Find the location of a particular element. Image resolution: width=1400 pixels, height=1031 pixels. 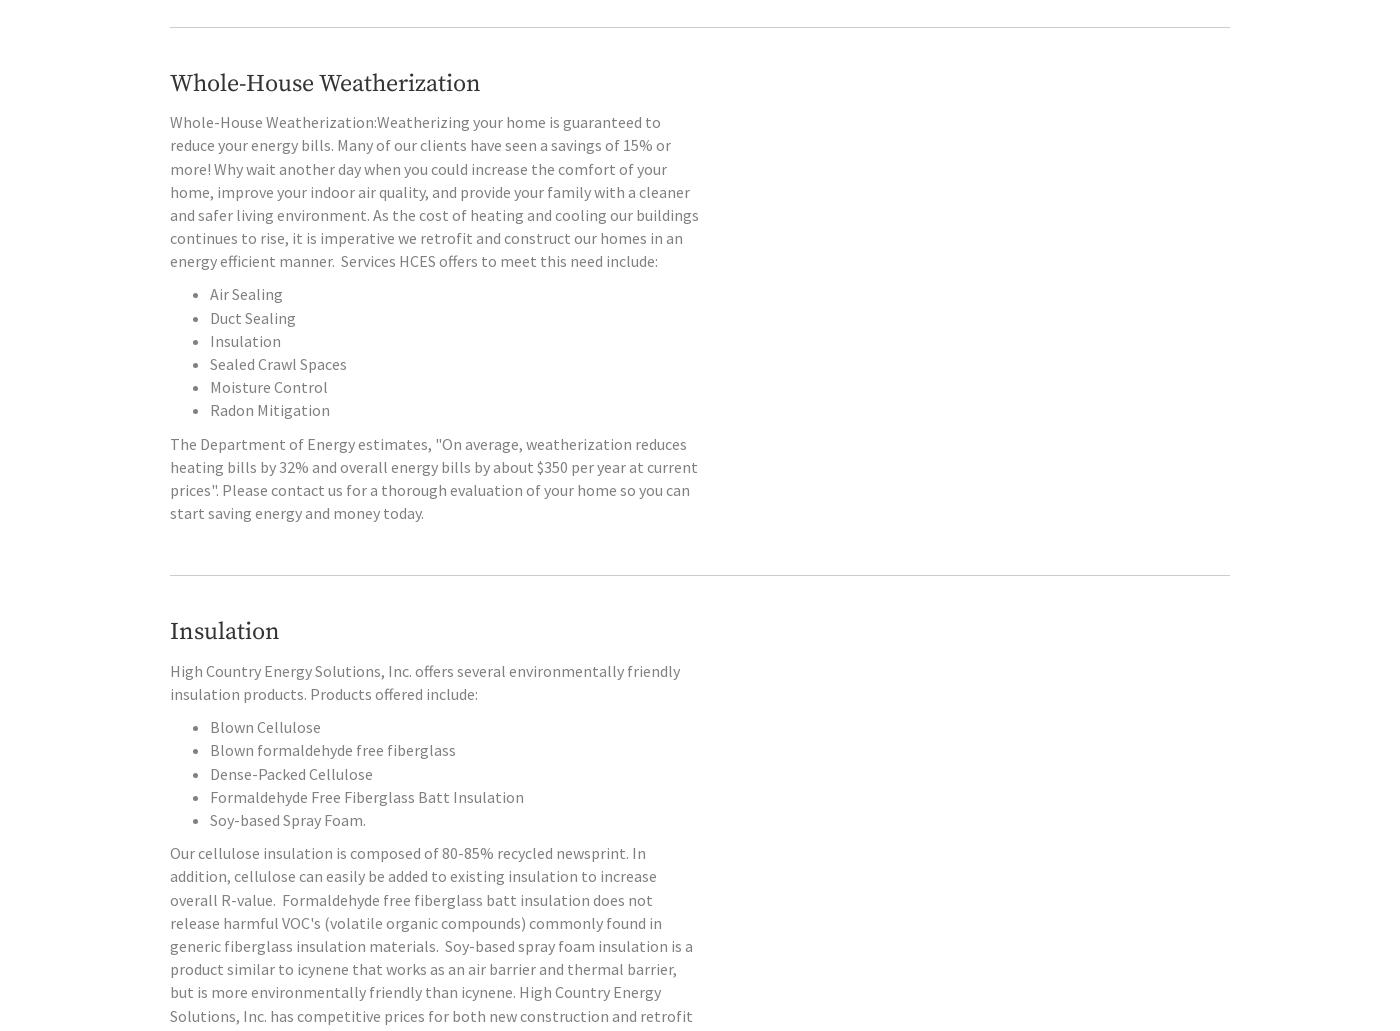

'to reduce your energy bills. Many of our clients have seen a savings of 15% or more! Why wait another day when you could increase the comfort of your home, improve your indoor air quality, and provide your family with a cleaner and safer living environment. As the cost of heating and cooling our buildings continues to rise, it is imperative we retrofit and construct our homes in an energy efficient manner.' is located at coordinates (434, 233).